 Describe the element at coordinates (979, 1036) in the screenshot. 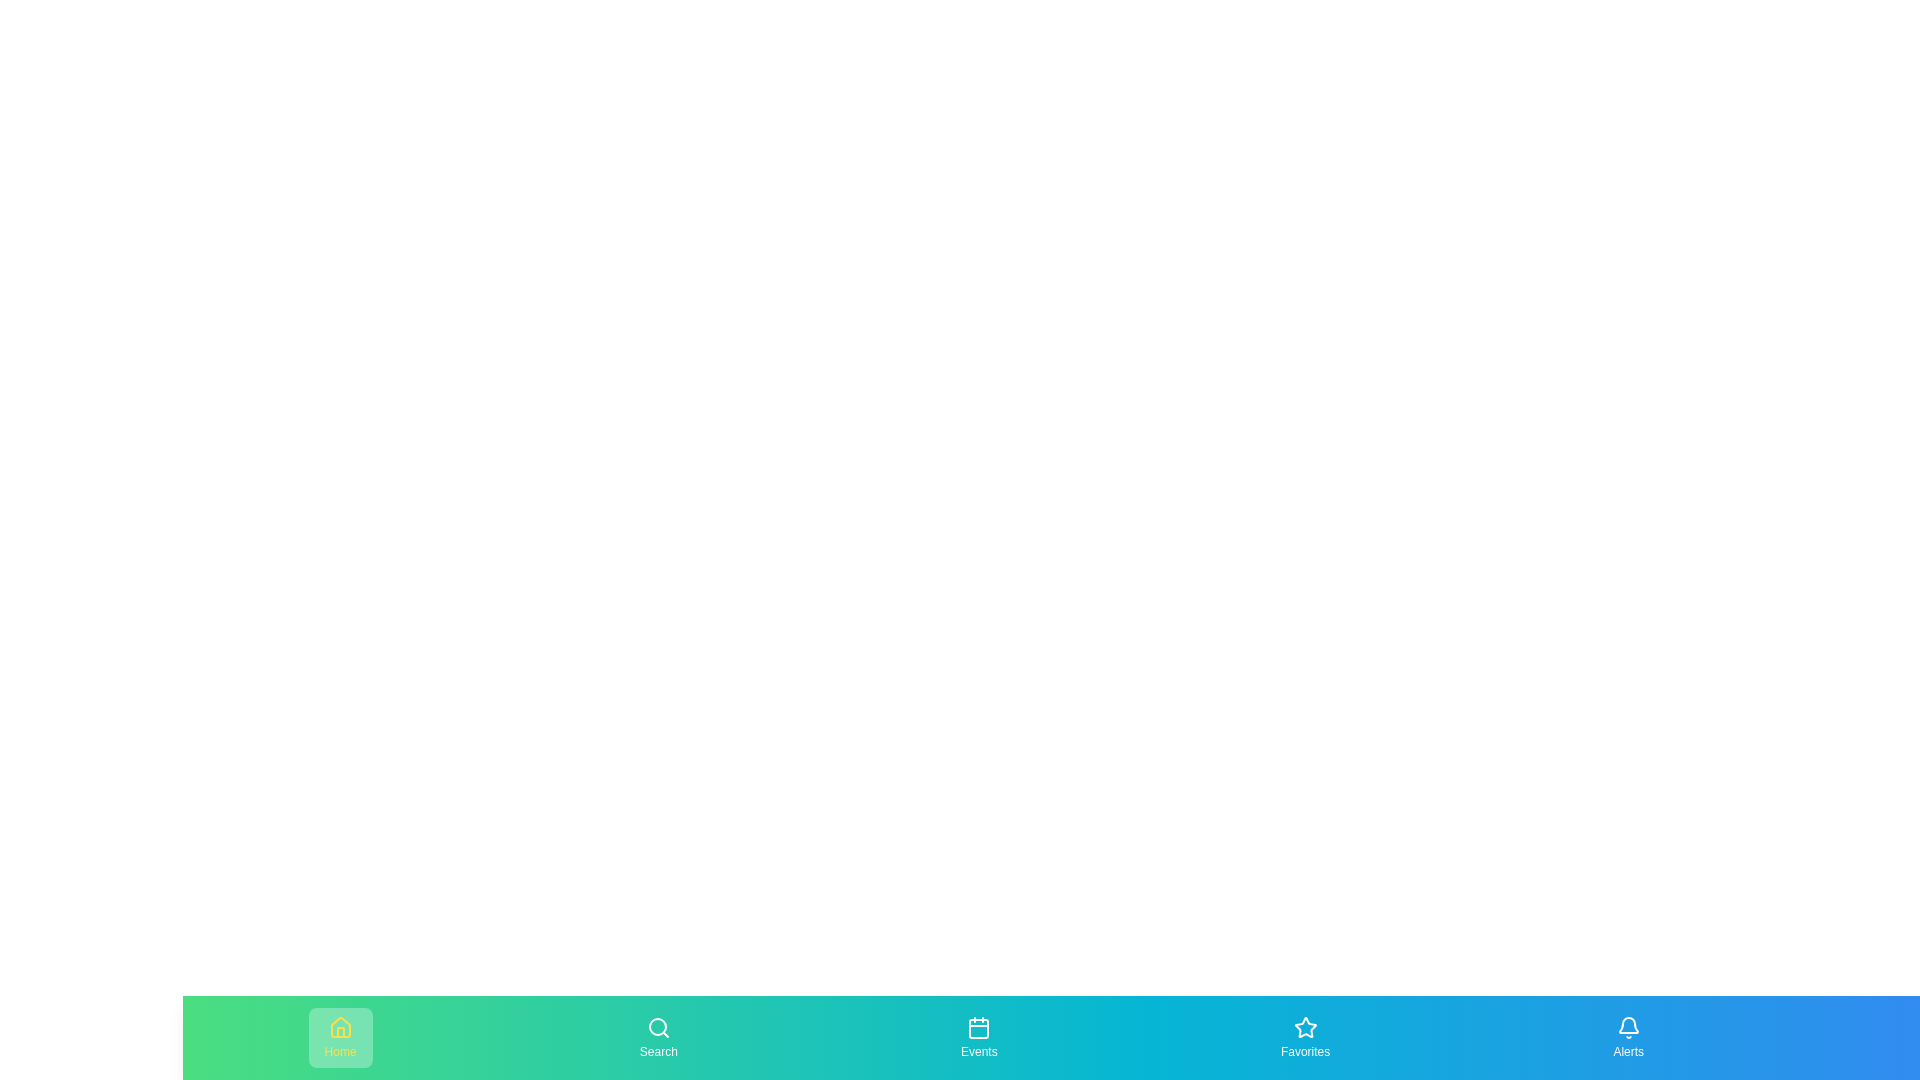

I see `the navigation item Events` at that location.